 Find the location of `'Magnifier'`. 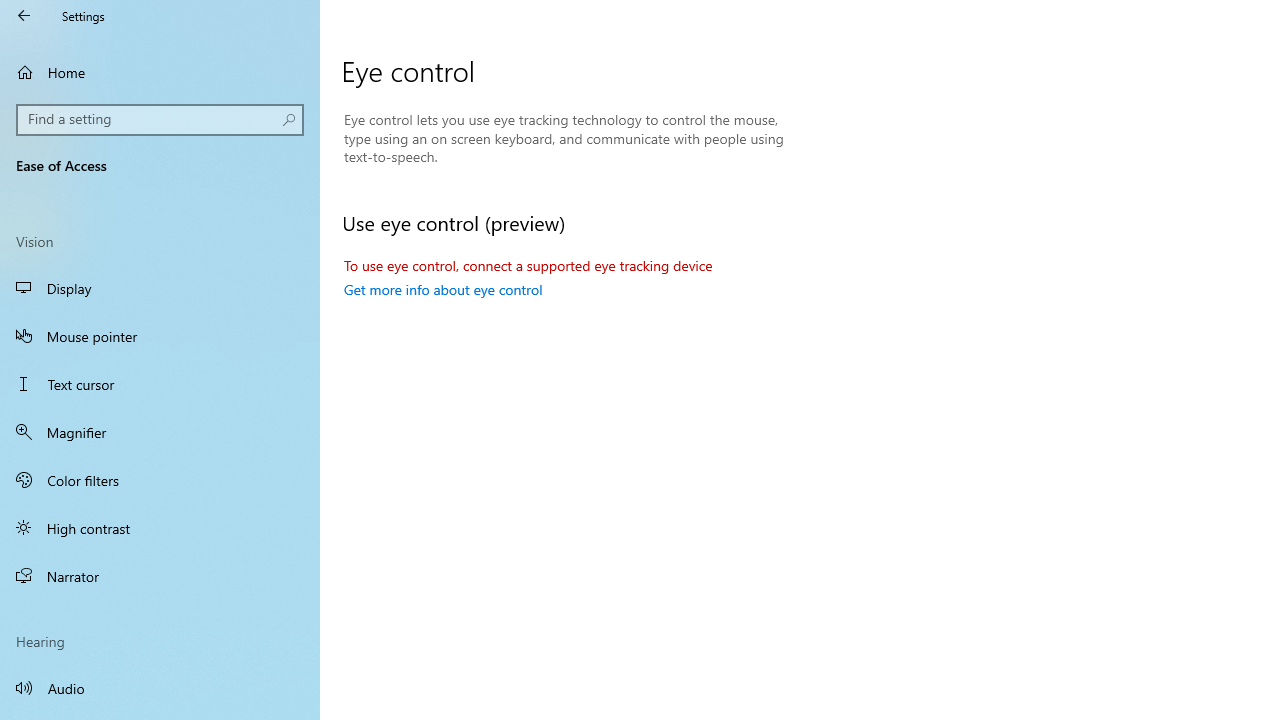

'Magnifier' is located at coordinates (160, 431).